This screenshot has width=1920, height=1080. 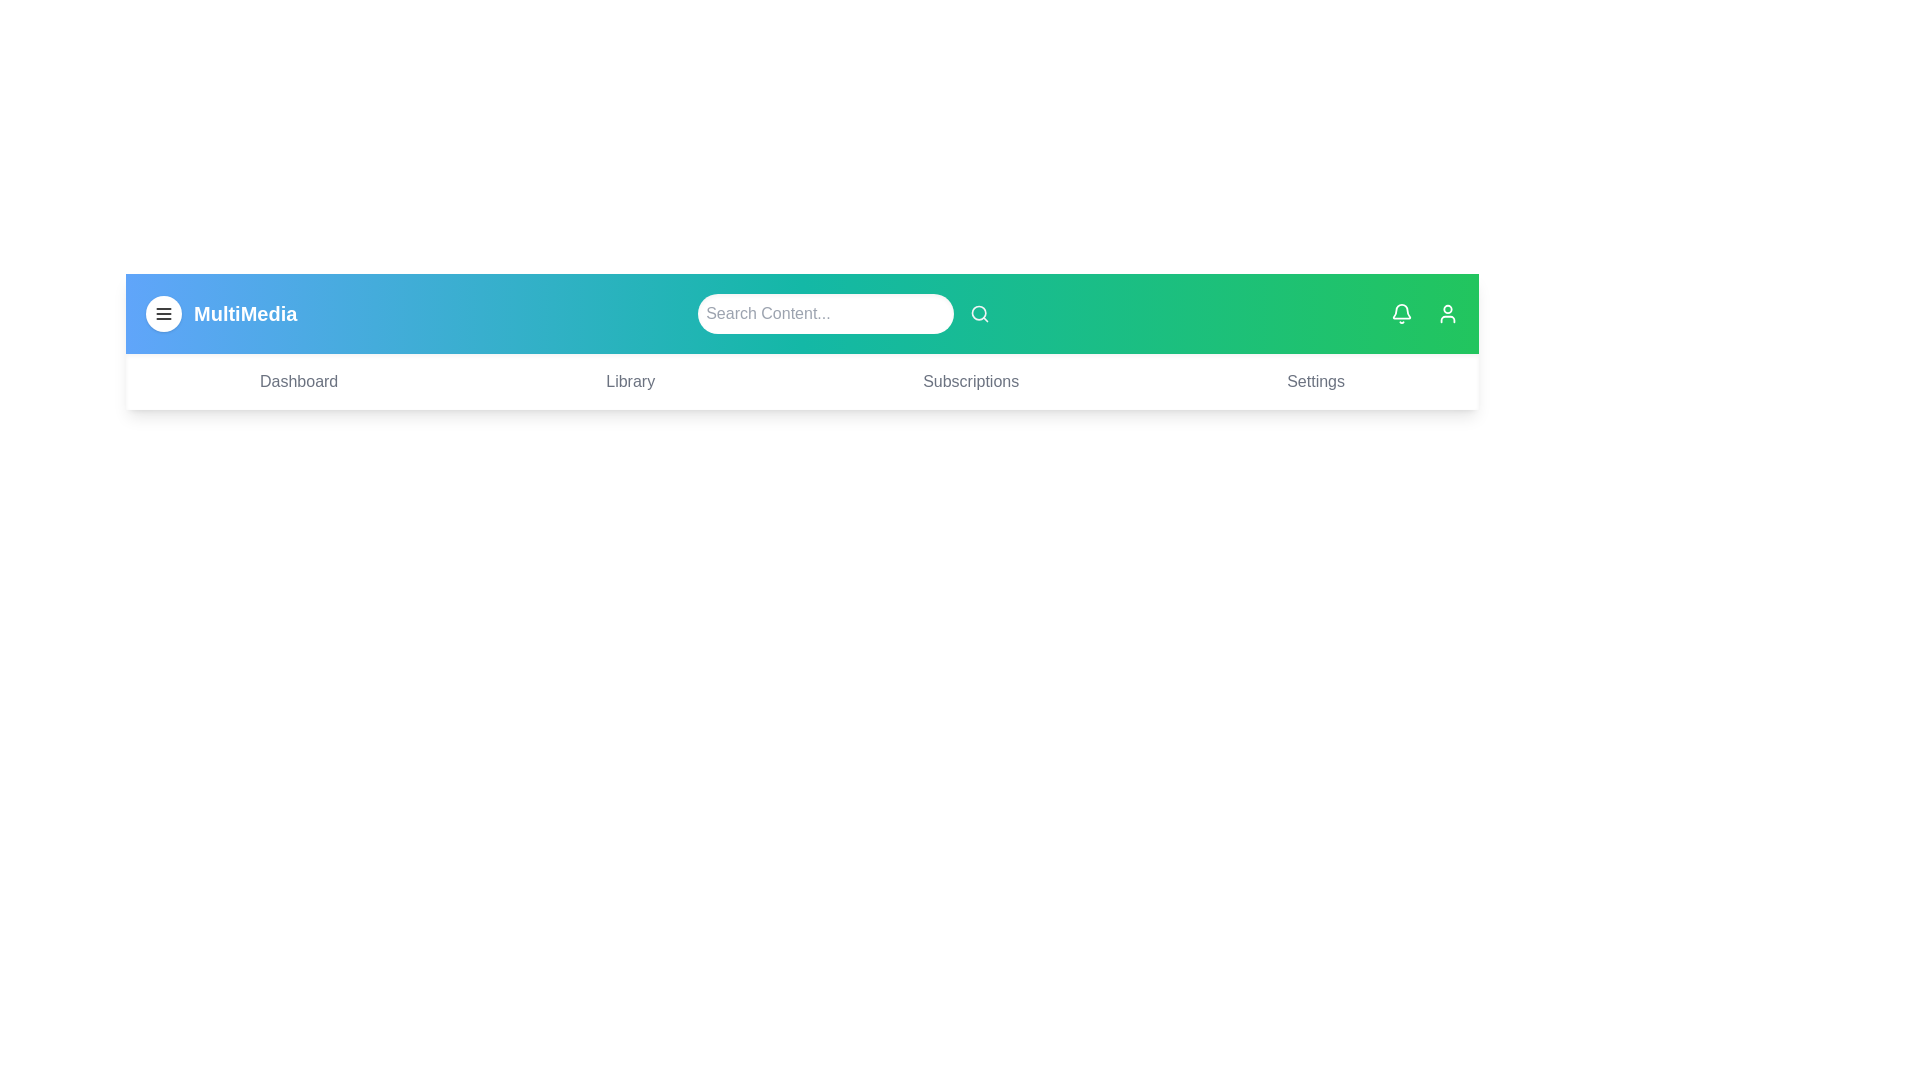 I want to click on the Library navigation menu item, so click(x=629, y=381).